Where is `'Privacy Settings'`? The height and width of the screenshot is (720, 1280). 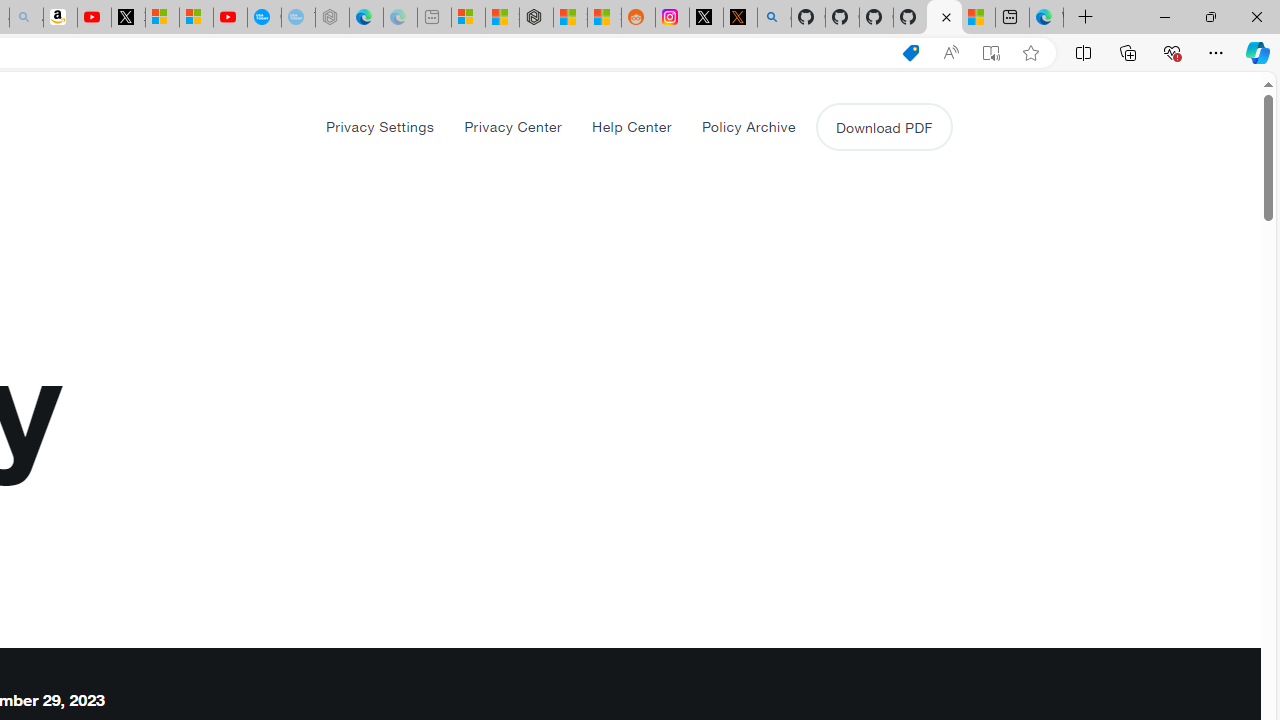
'Privacy Settings' is located at coordinates (380, 126).